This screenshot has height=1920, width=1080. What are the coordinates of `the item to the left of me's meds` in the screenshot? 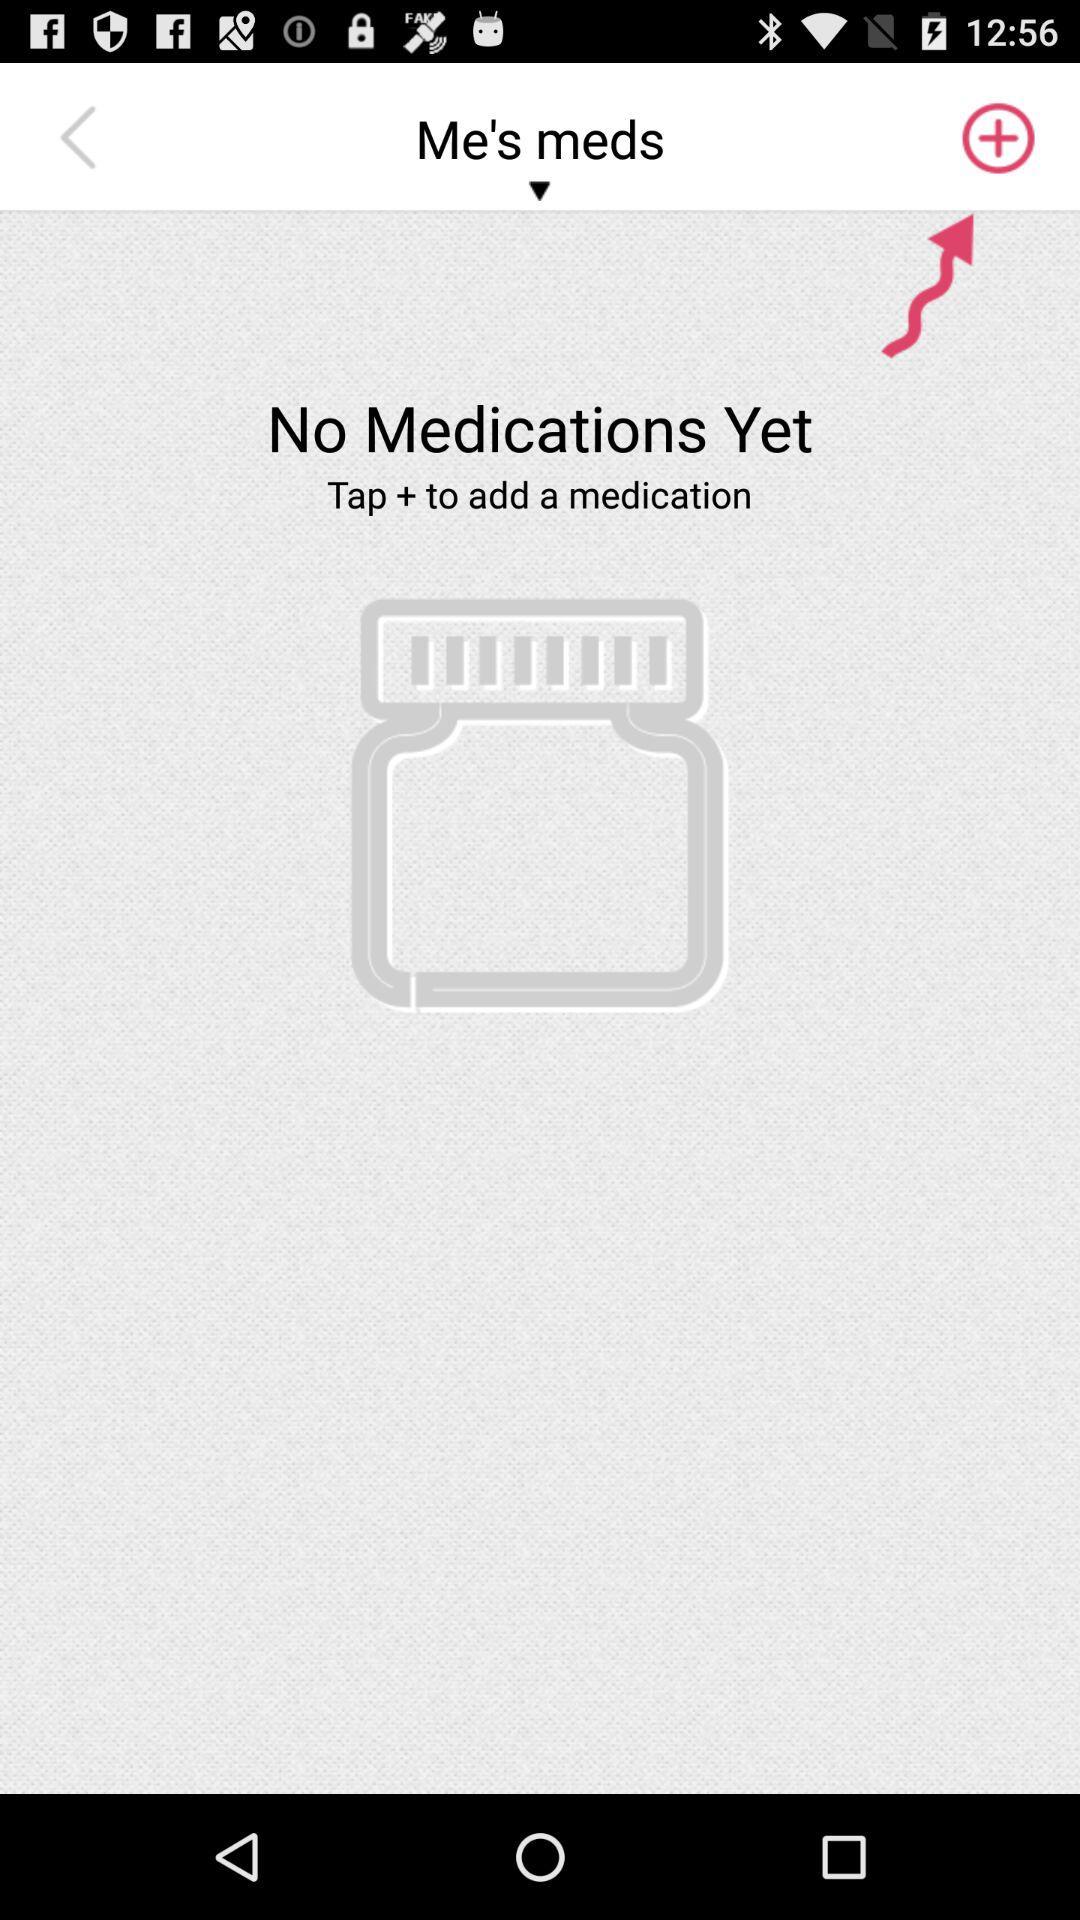 It's located at (82, 137).